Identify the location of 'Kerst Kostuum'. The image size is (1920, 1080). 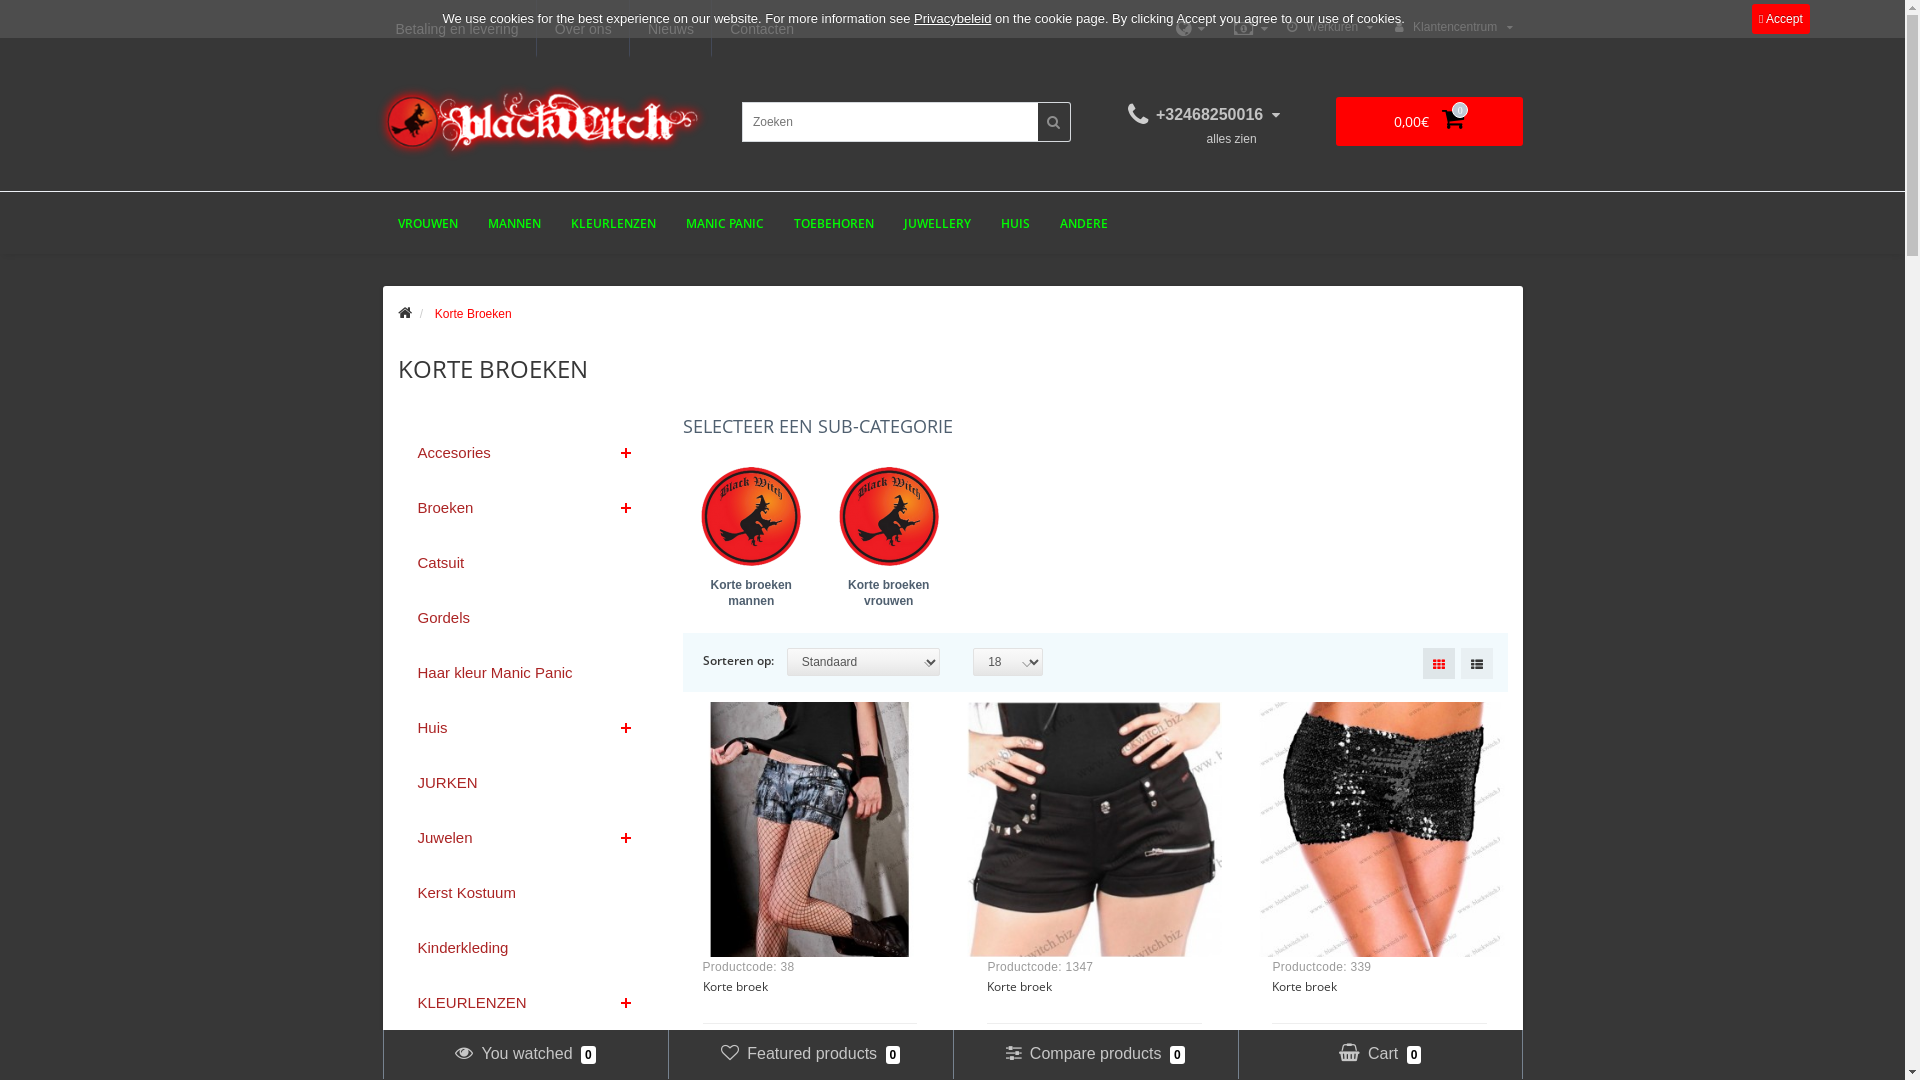
(398, 891).